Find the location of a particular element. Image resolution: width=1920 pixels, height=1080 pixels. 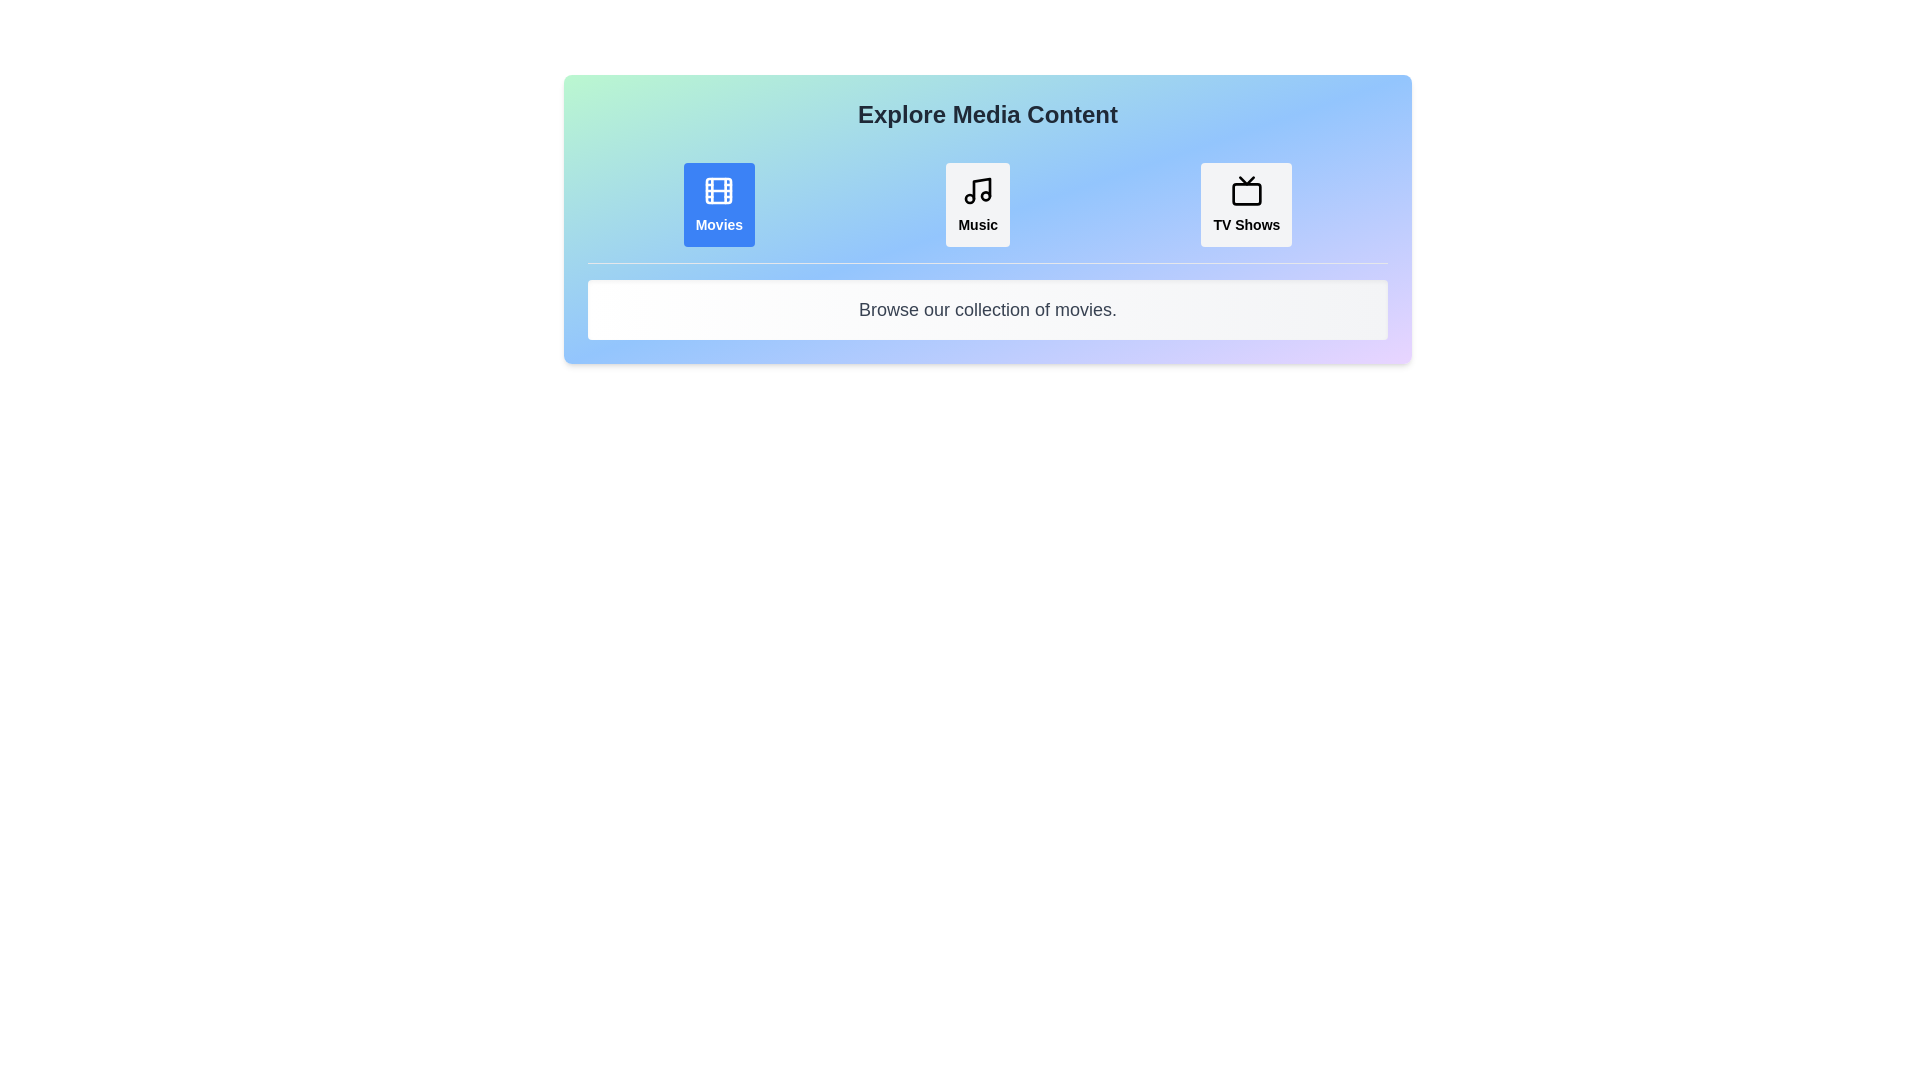

the 'Music' button, which is a rectangular button with rounded edges, a light gray background, and a black music note icon above the label 'Music' written in bold and centered text is located at coordinates (978, 204).